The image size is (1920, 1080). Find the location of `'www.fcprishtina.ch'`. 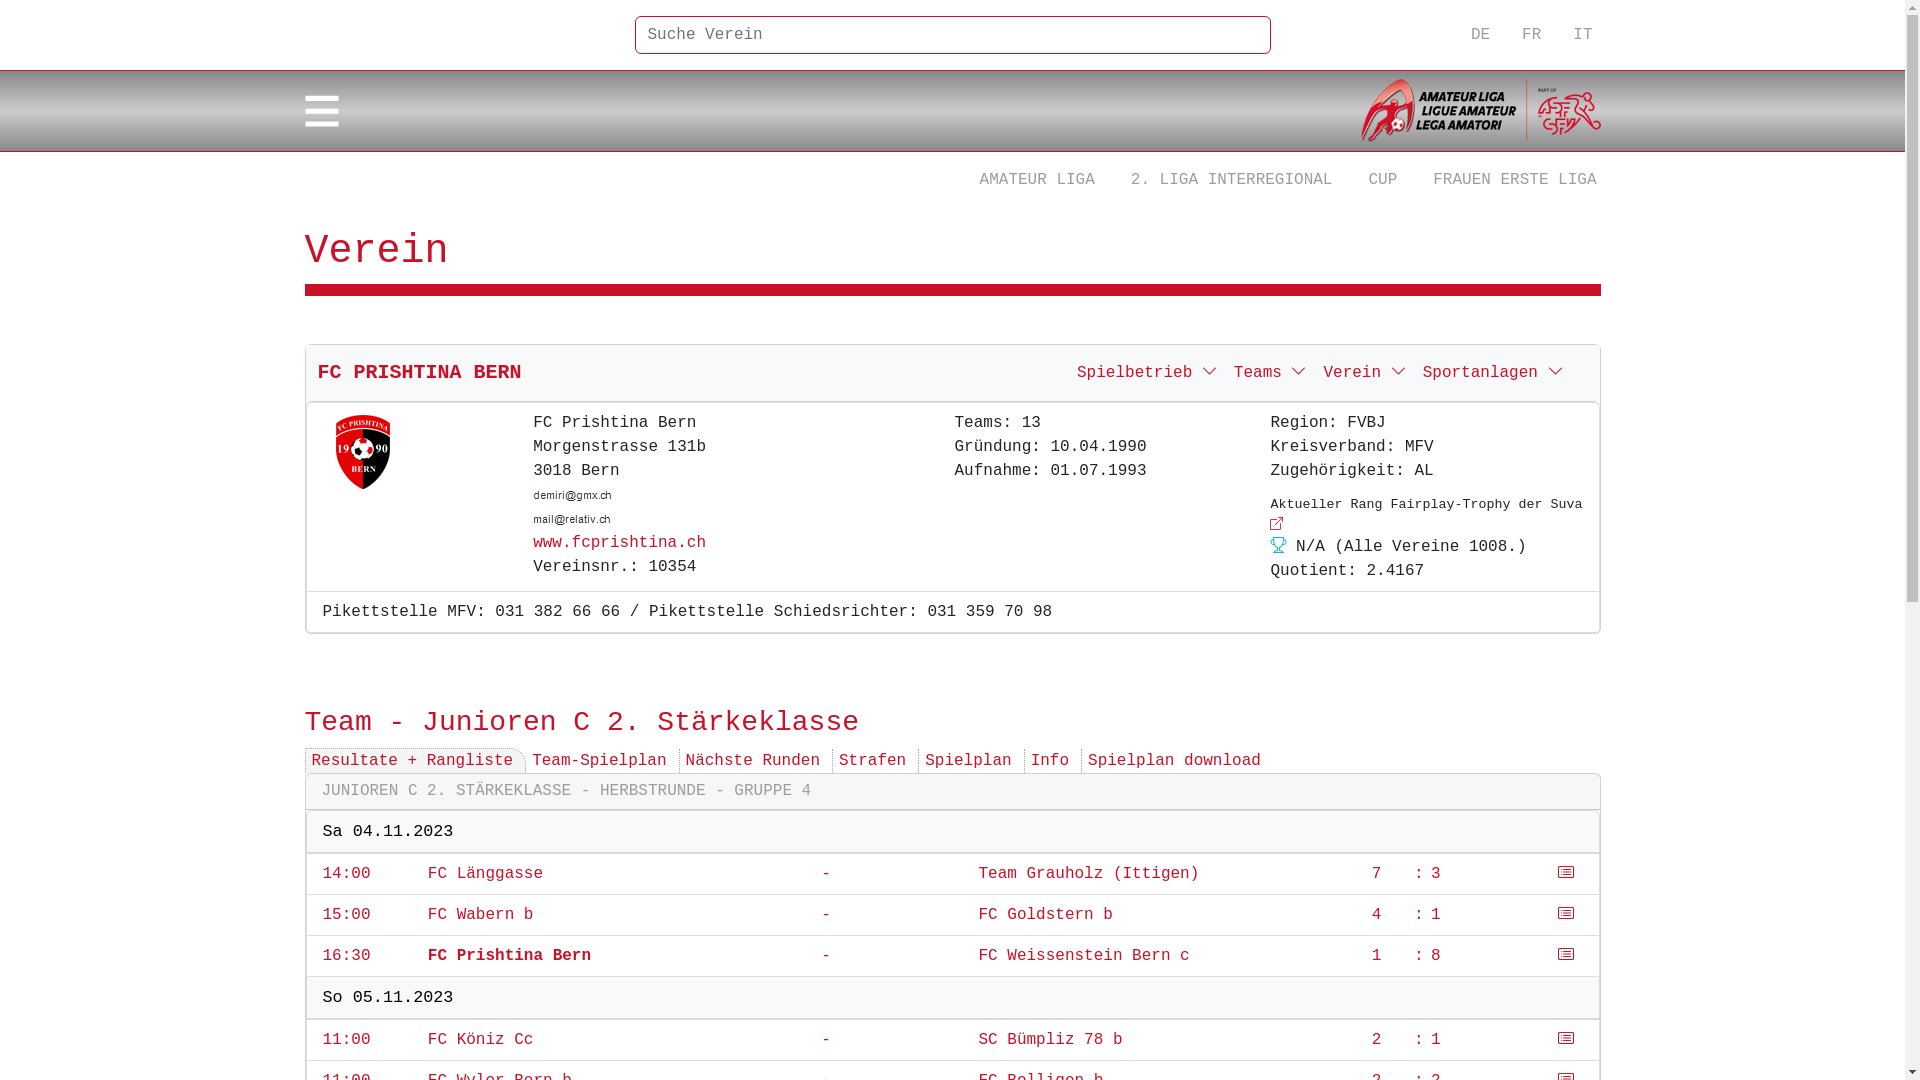

'www.fcprishtina.ch' is located at coordinates (618, 543).